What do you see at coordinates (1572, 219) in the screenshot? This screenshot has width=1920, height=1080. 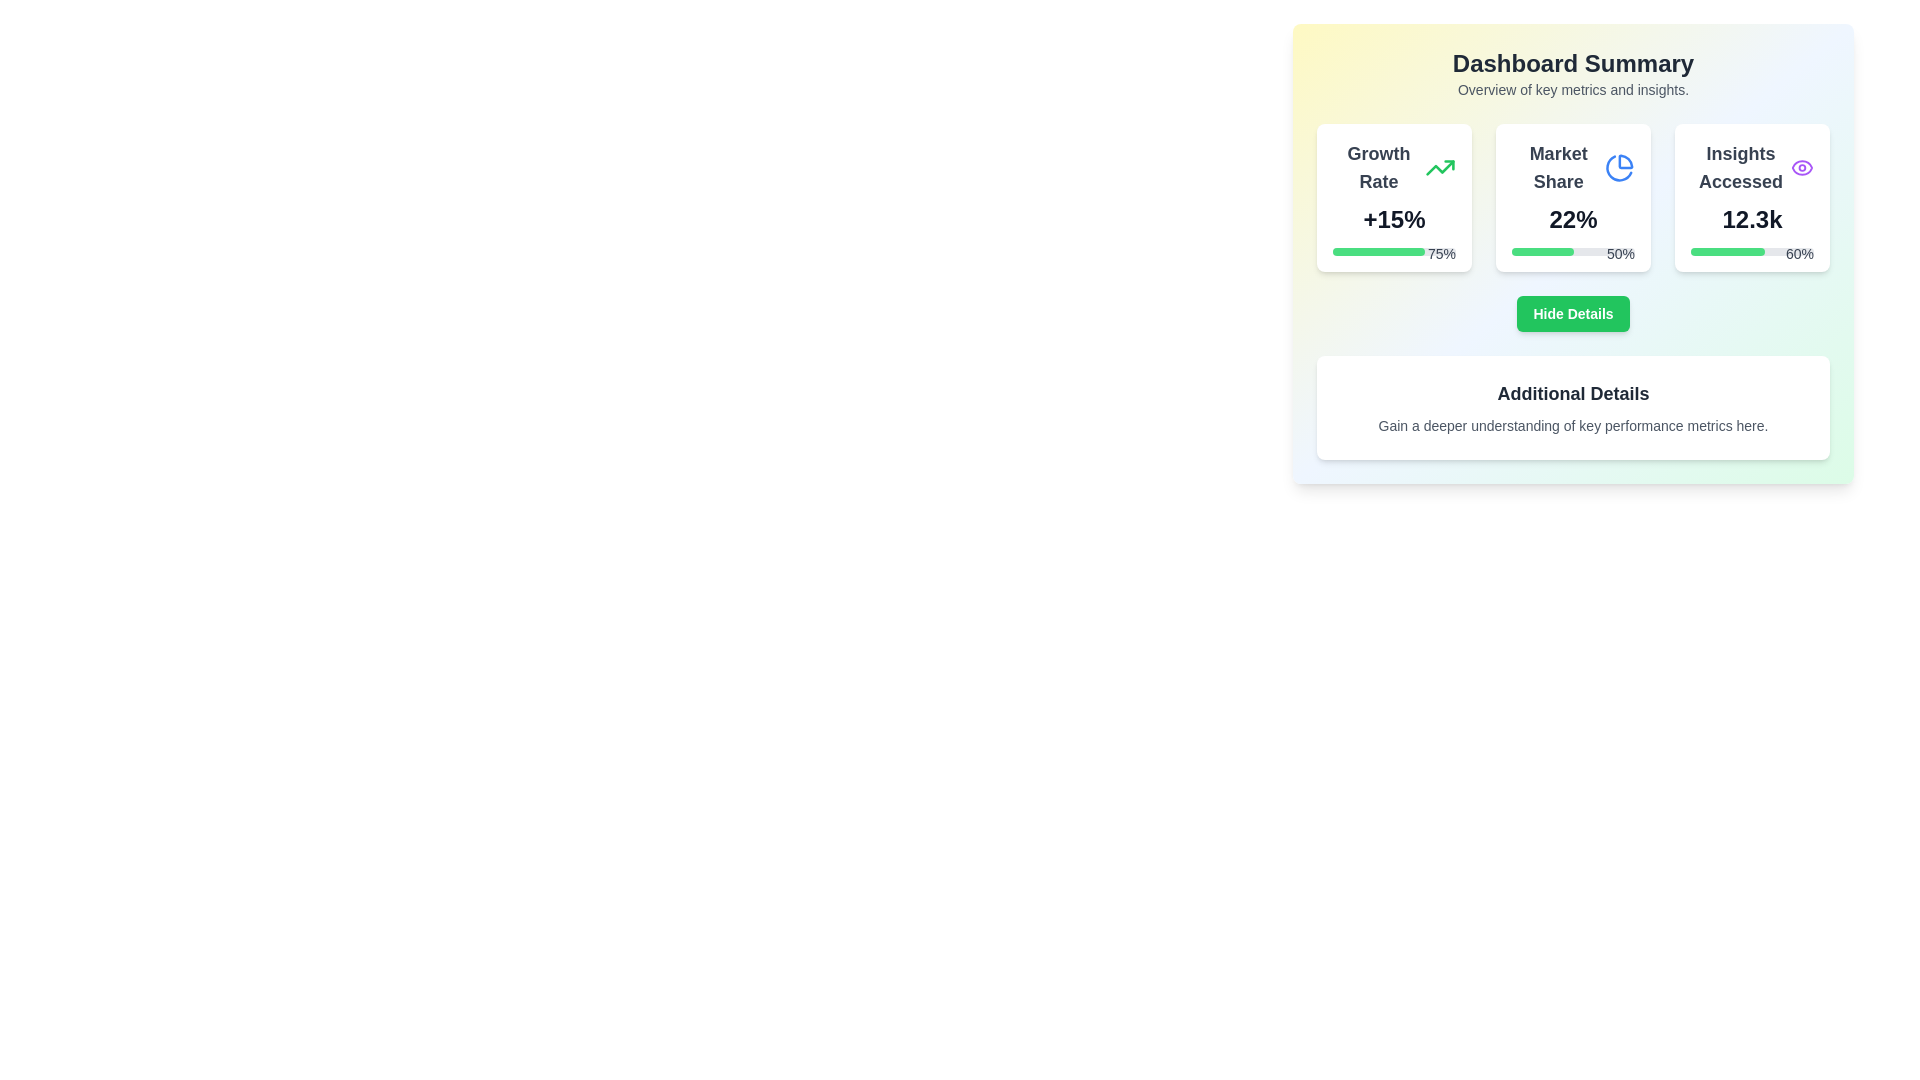 I see `the static text displaying '22%' in bold, large black font, located in the market share component of the dashboard layout` at bounding box center [1572, 219].